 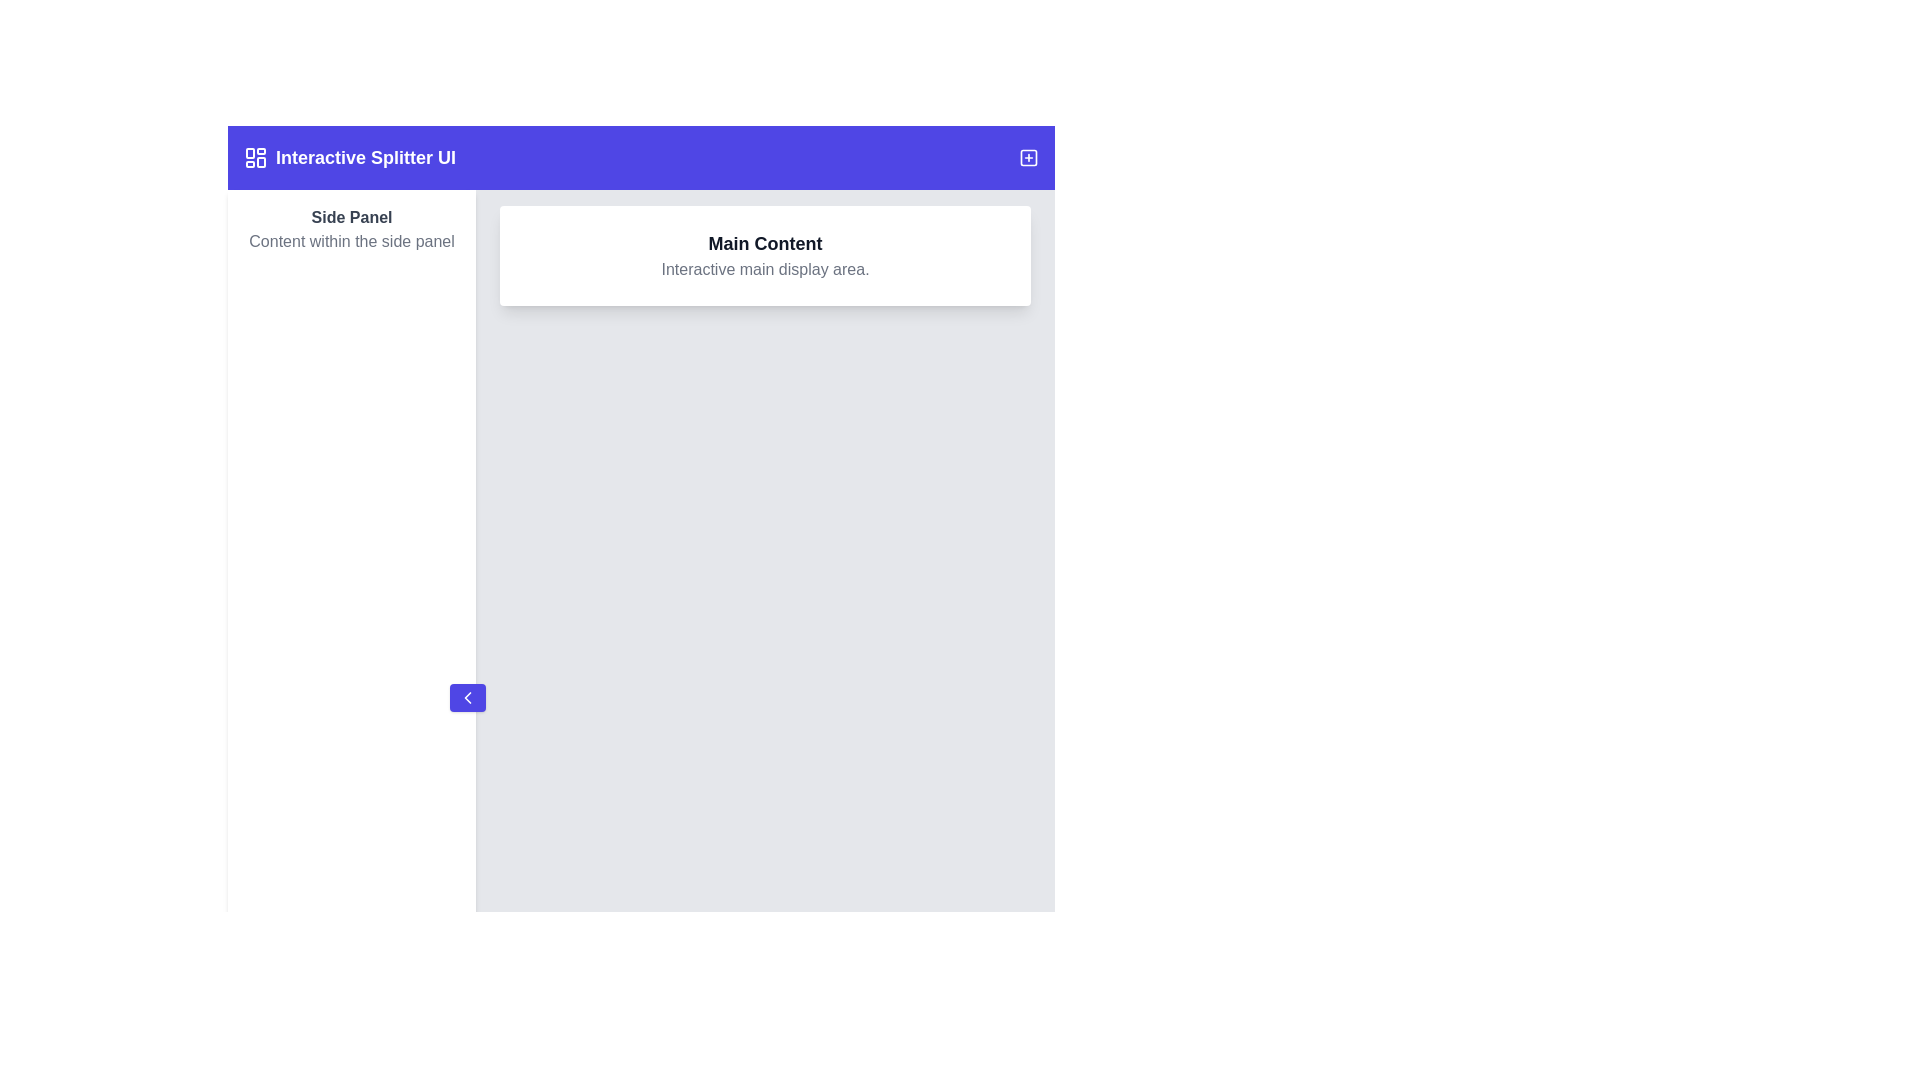 What do you see at coordinates (764, 270) in the screenshot?
I see `the text label 'Interactive main display area' which is displayed in light gray font and positioned directly beneath the bolder 'Main Content' text` at bounding box center [764, 270].